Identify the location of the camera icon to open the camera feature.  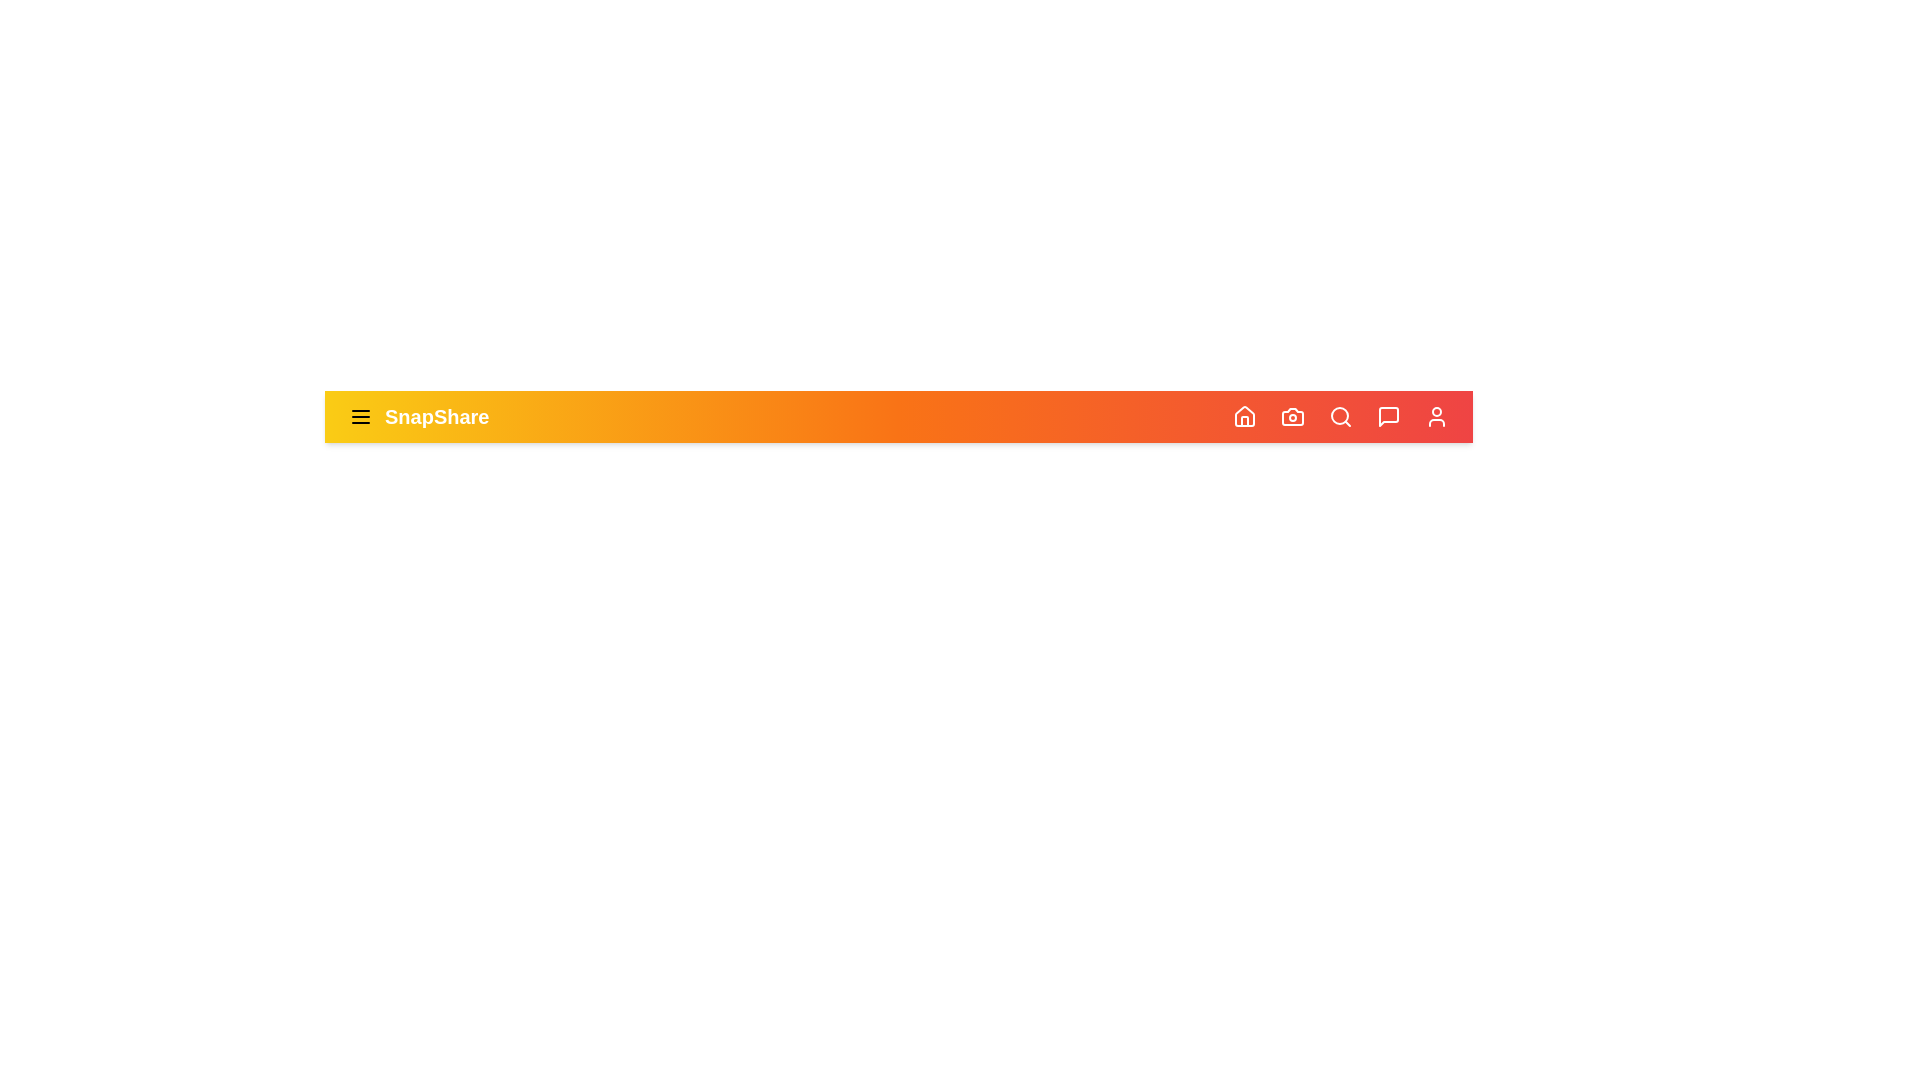
(1292, 415).